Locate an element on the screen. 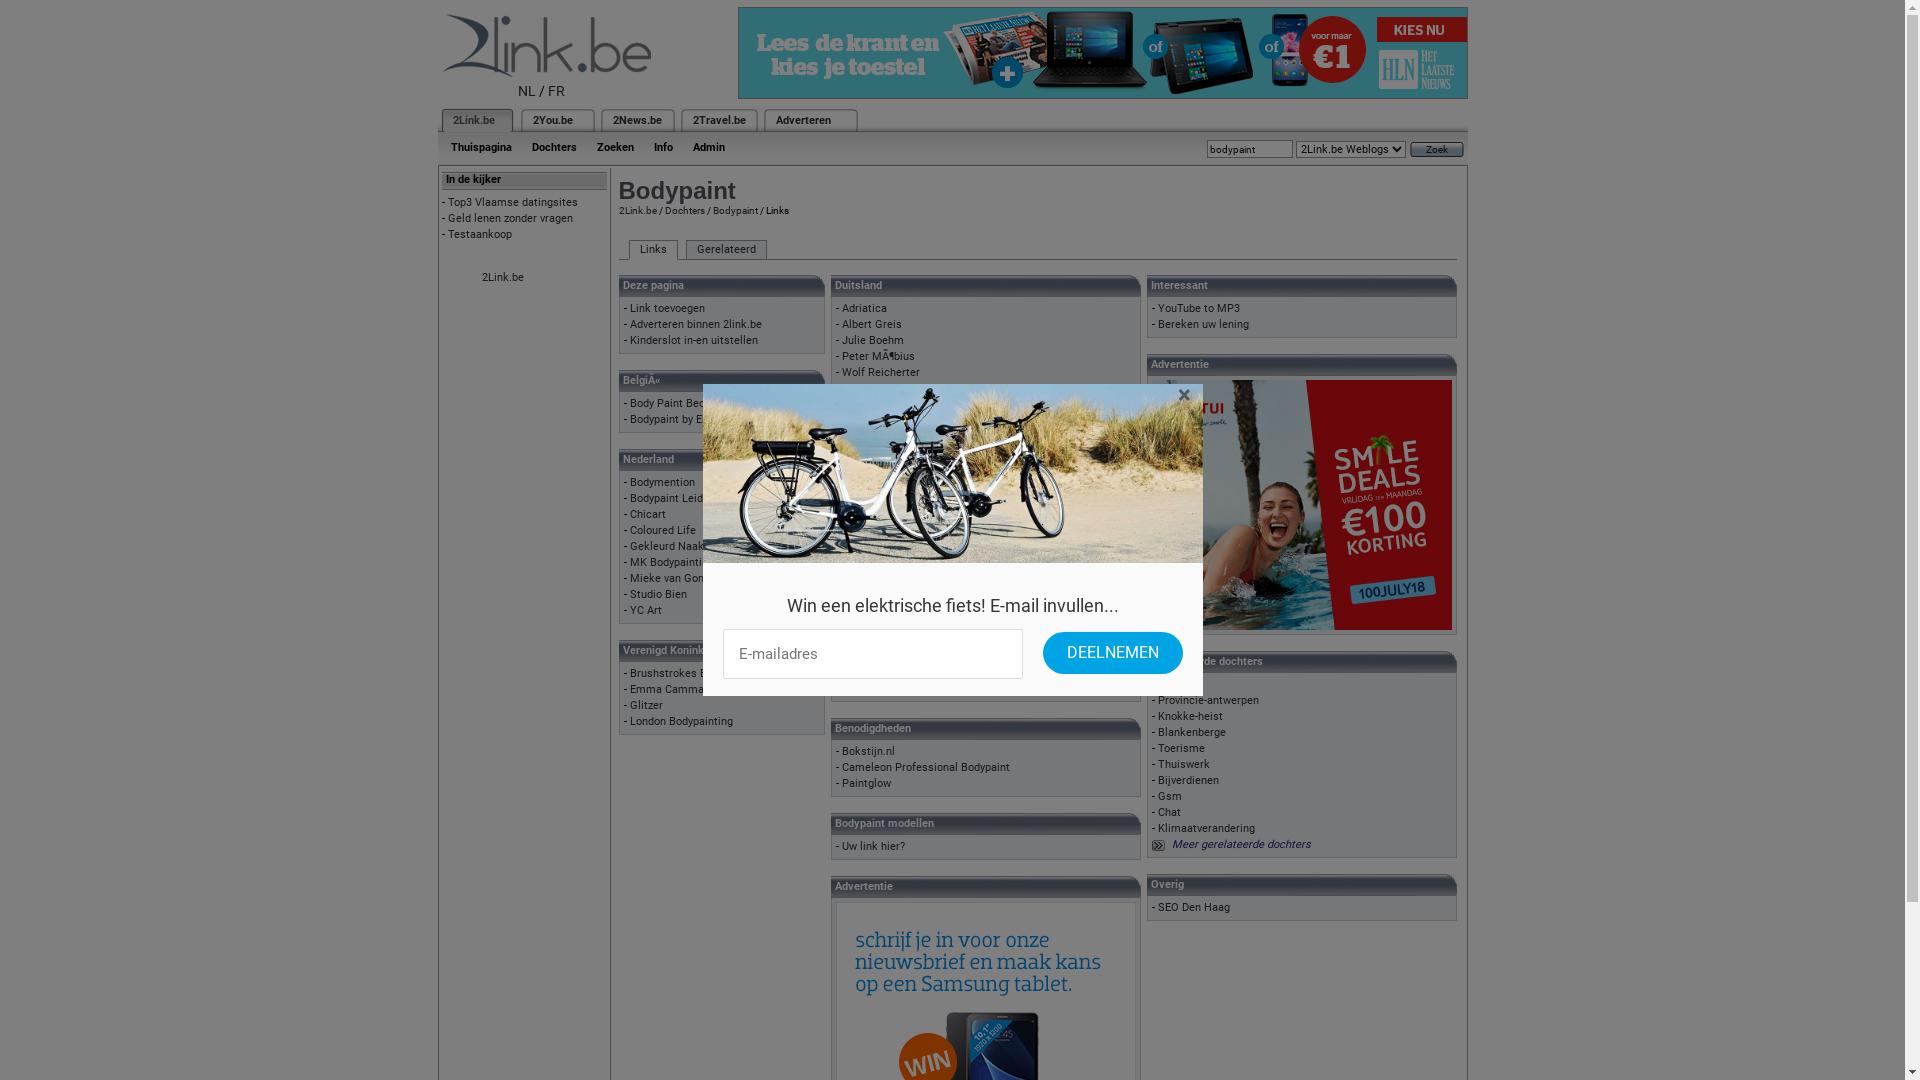 The height and width of the screenshot is (1080, 1920). 'Knokke-heist' is located at coordinates (1190, 715).